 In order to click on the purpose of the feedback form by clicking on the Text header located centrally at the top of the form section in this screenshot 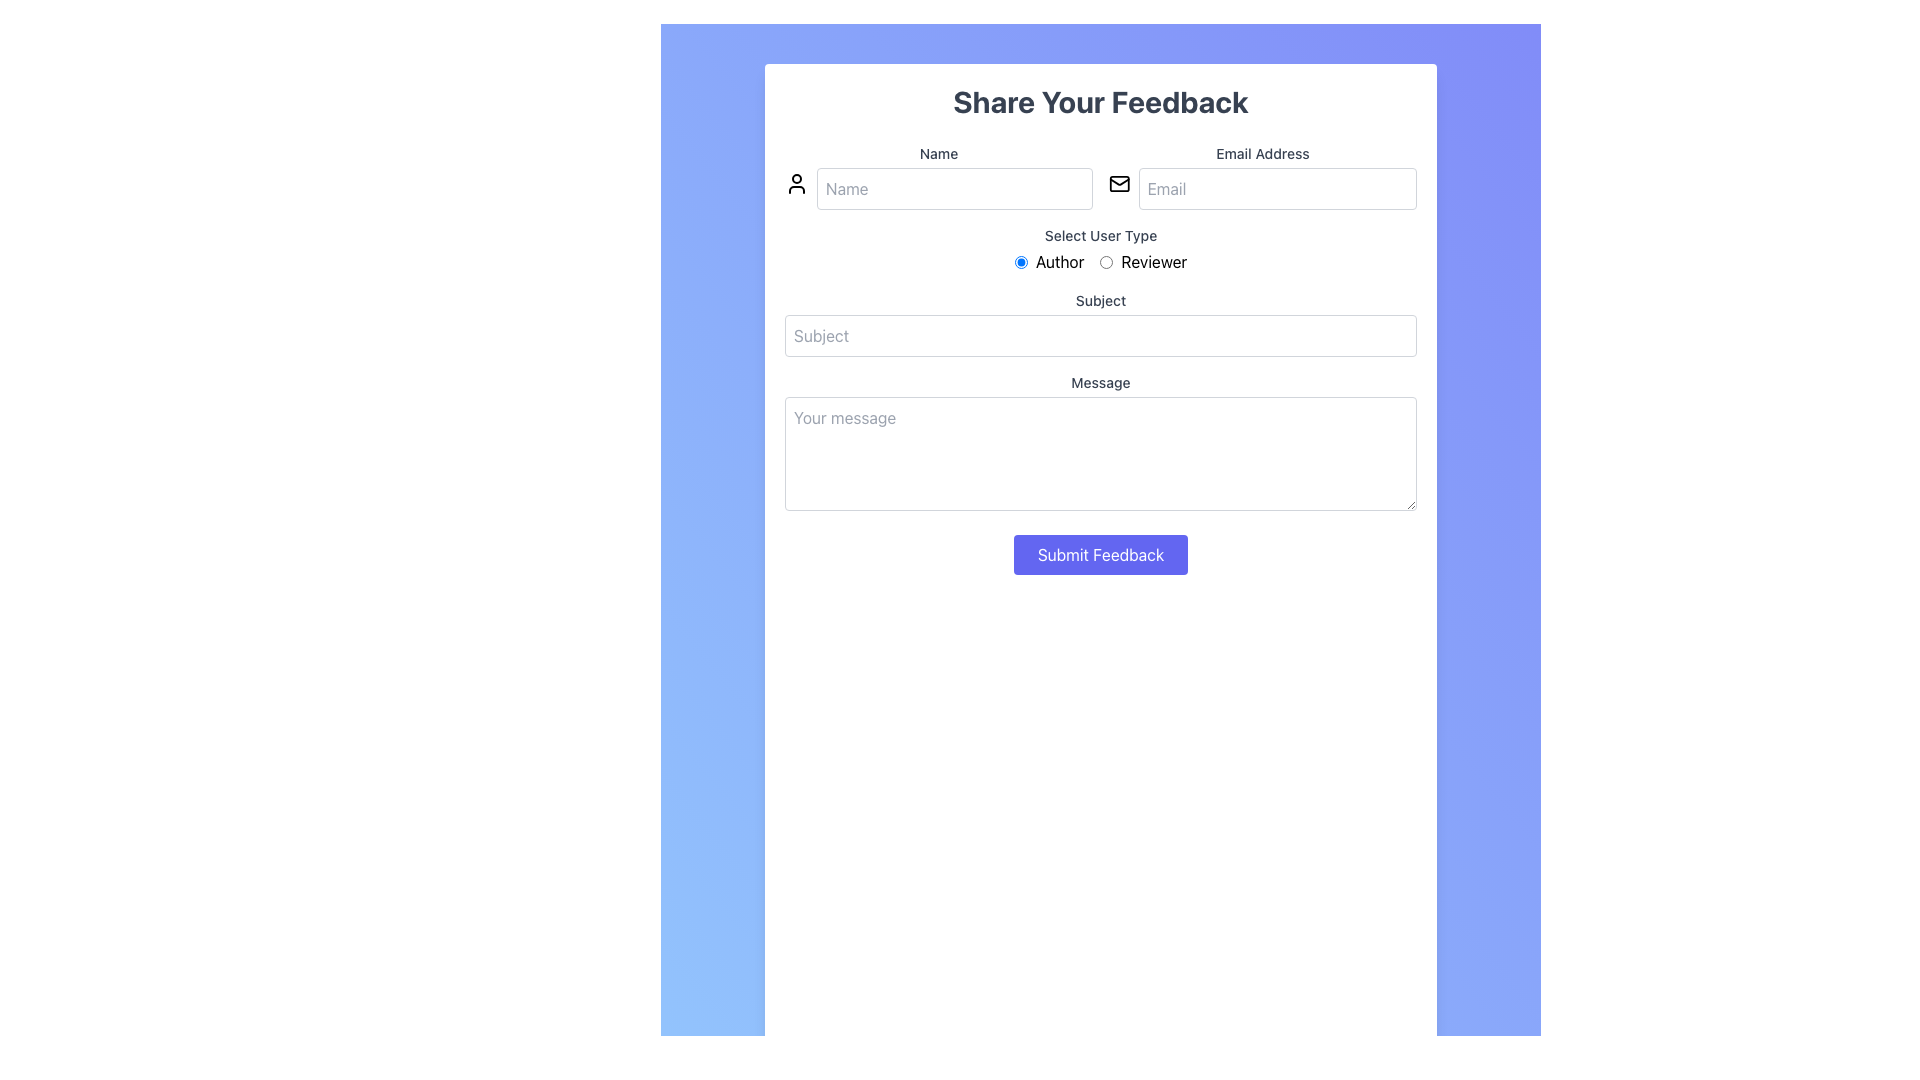, I will do `click(1099, 101)`.